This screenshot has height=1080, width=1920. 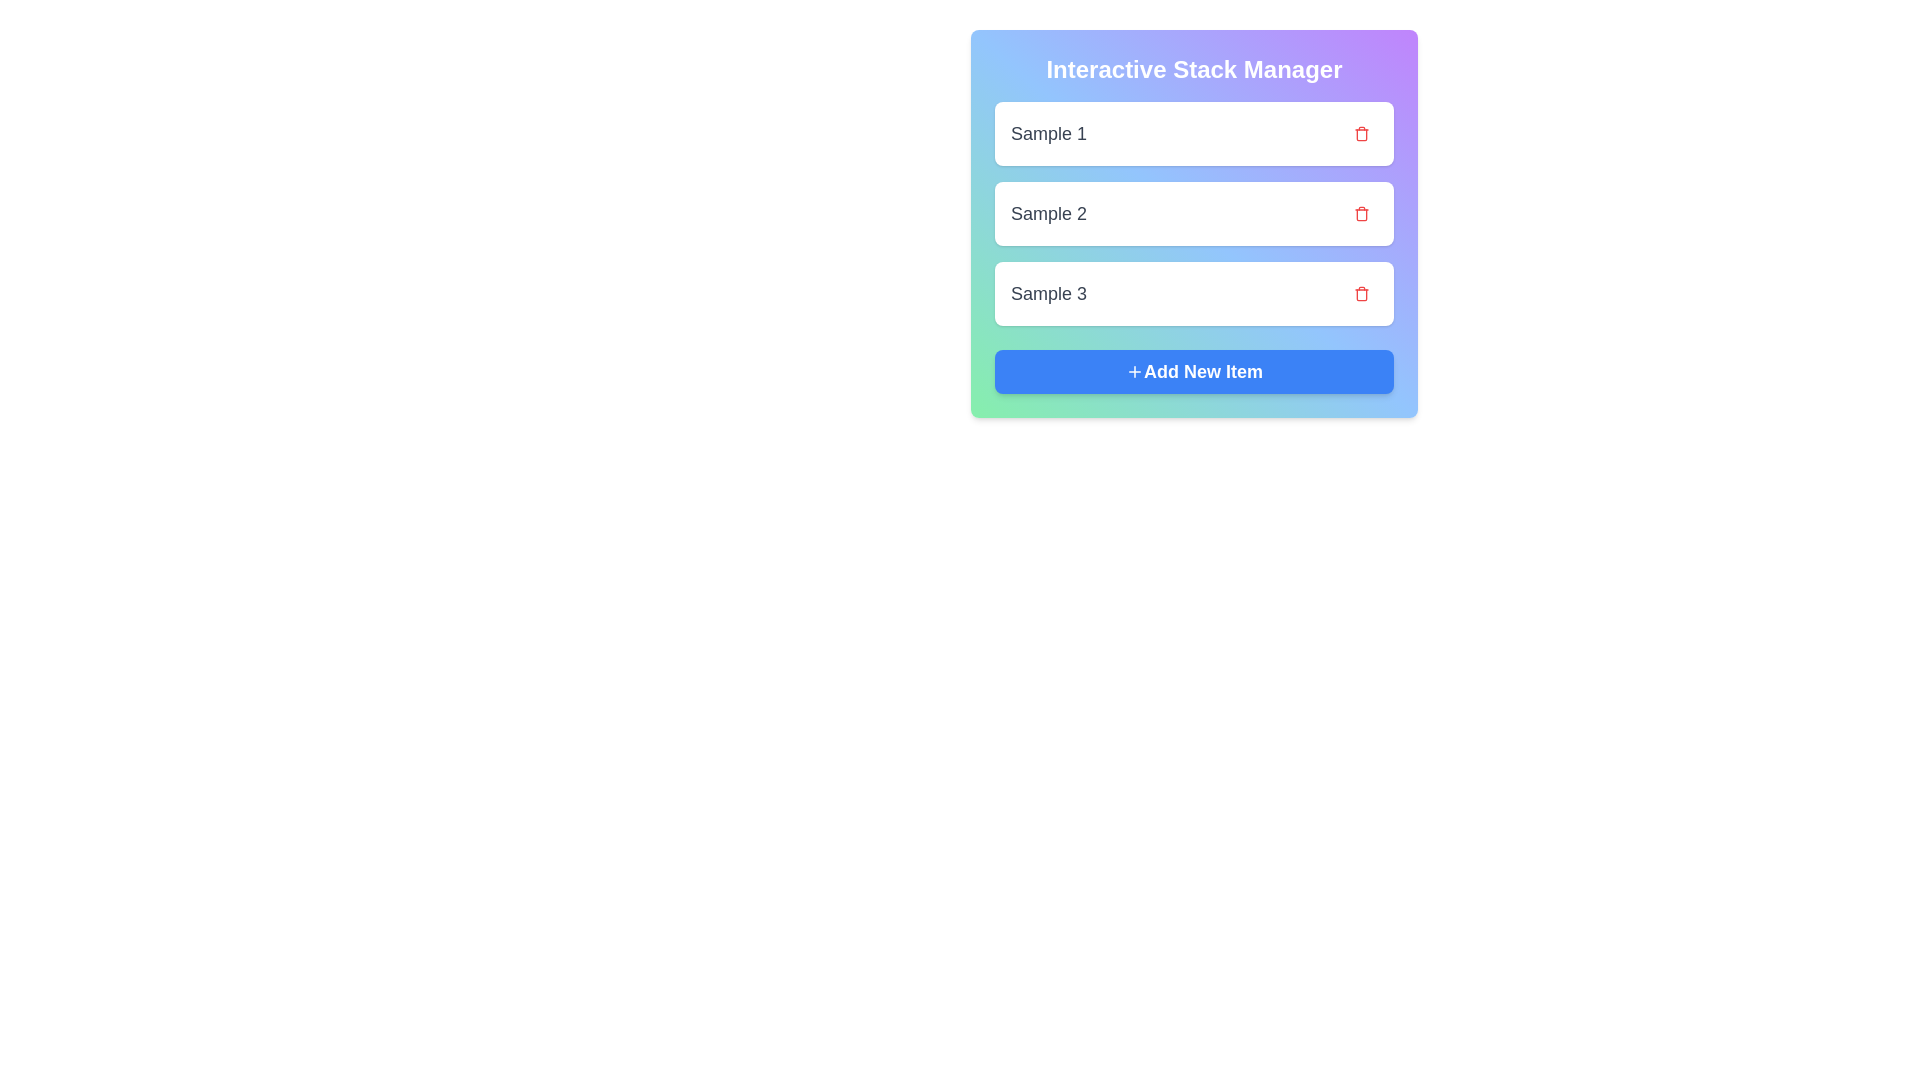 What do you see at coordinates (1361, 213) in the screenshot?
I see `the delete icon button located in the second row of the 'Interactive Stack Manager' section, to the right of the text input labeled 'Sample 2'` at bounding box center [1361, 213].